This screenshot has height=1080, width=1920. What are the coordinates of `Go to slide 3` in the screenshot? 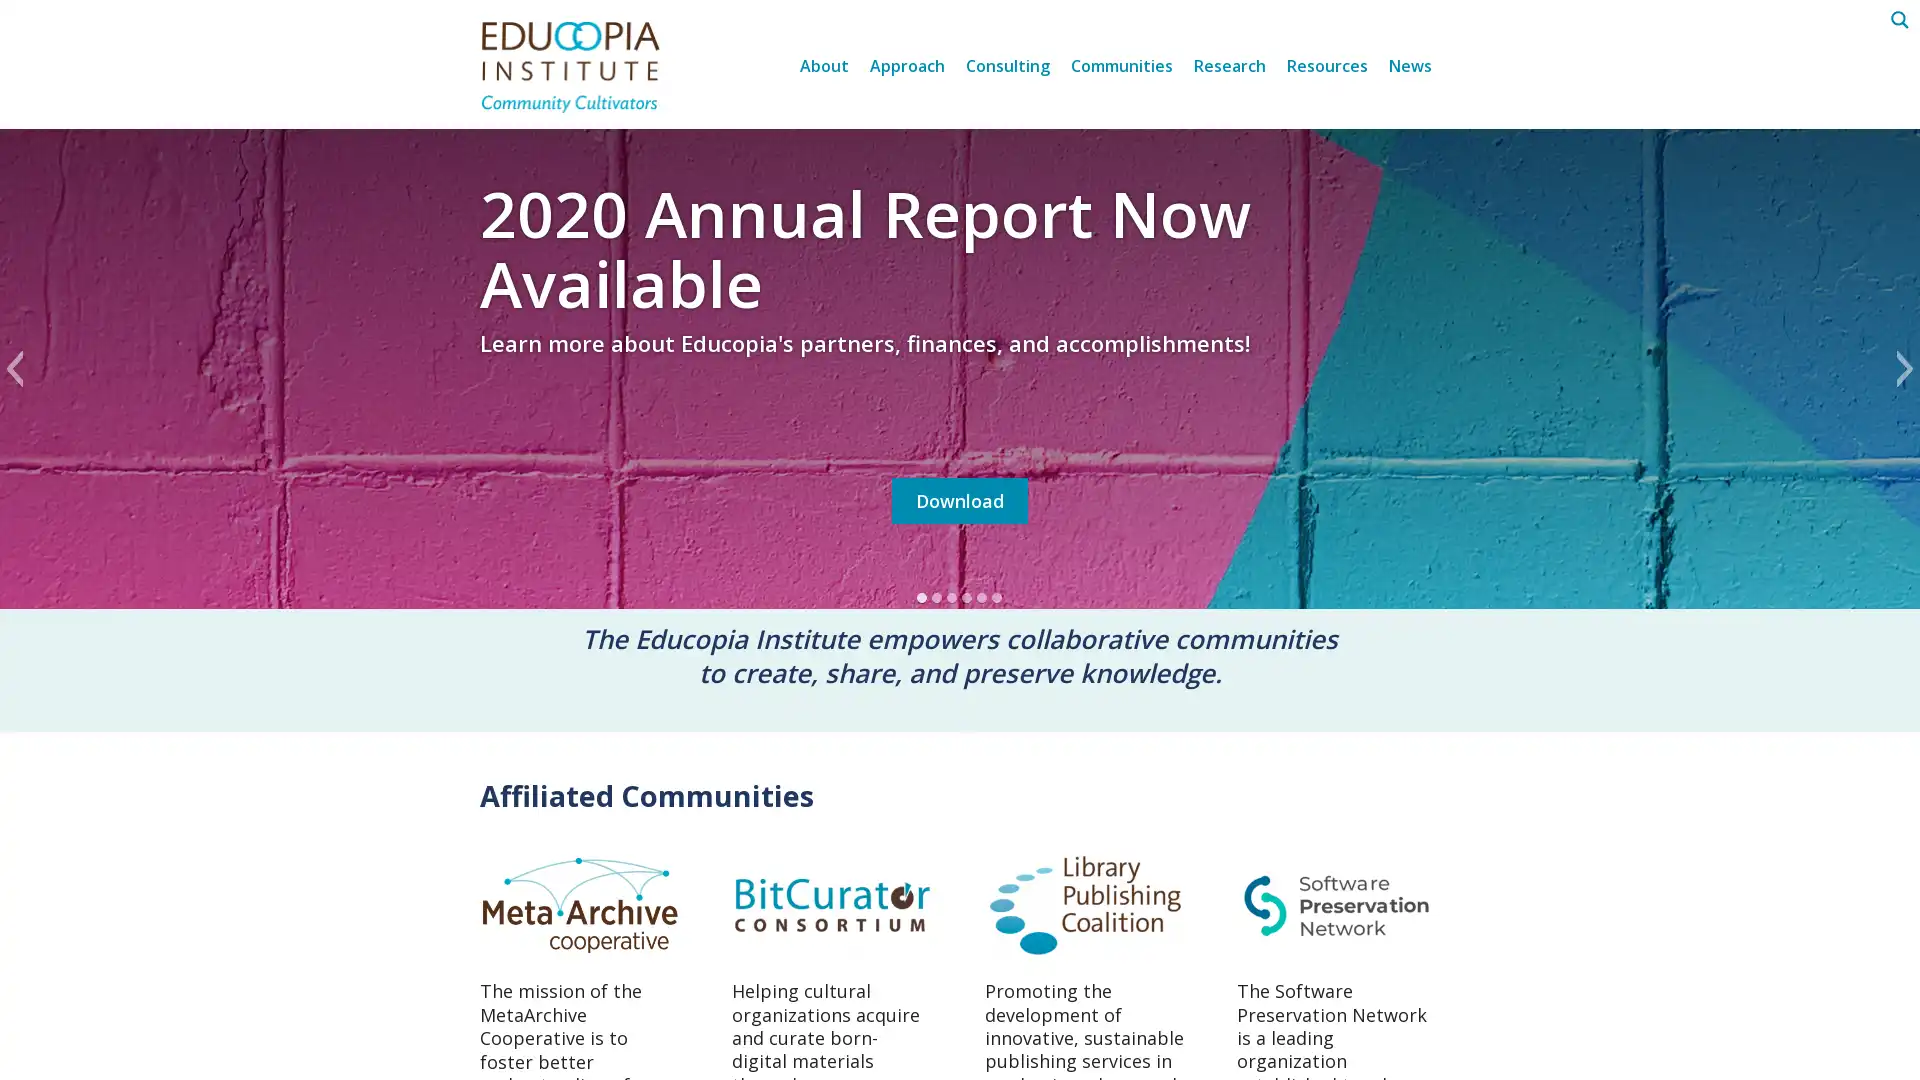 It's located at (951, 597).